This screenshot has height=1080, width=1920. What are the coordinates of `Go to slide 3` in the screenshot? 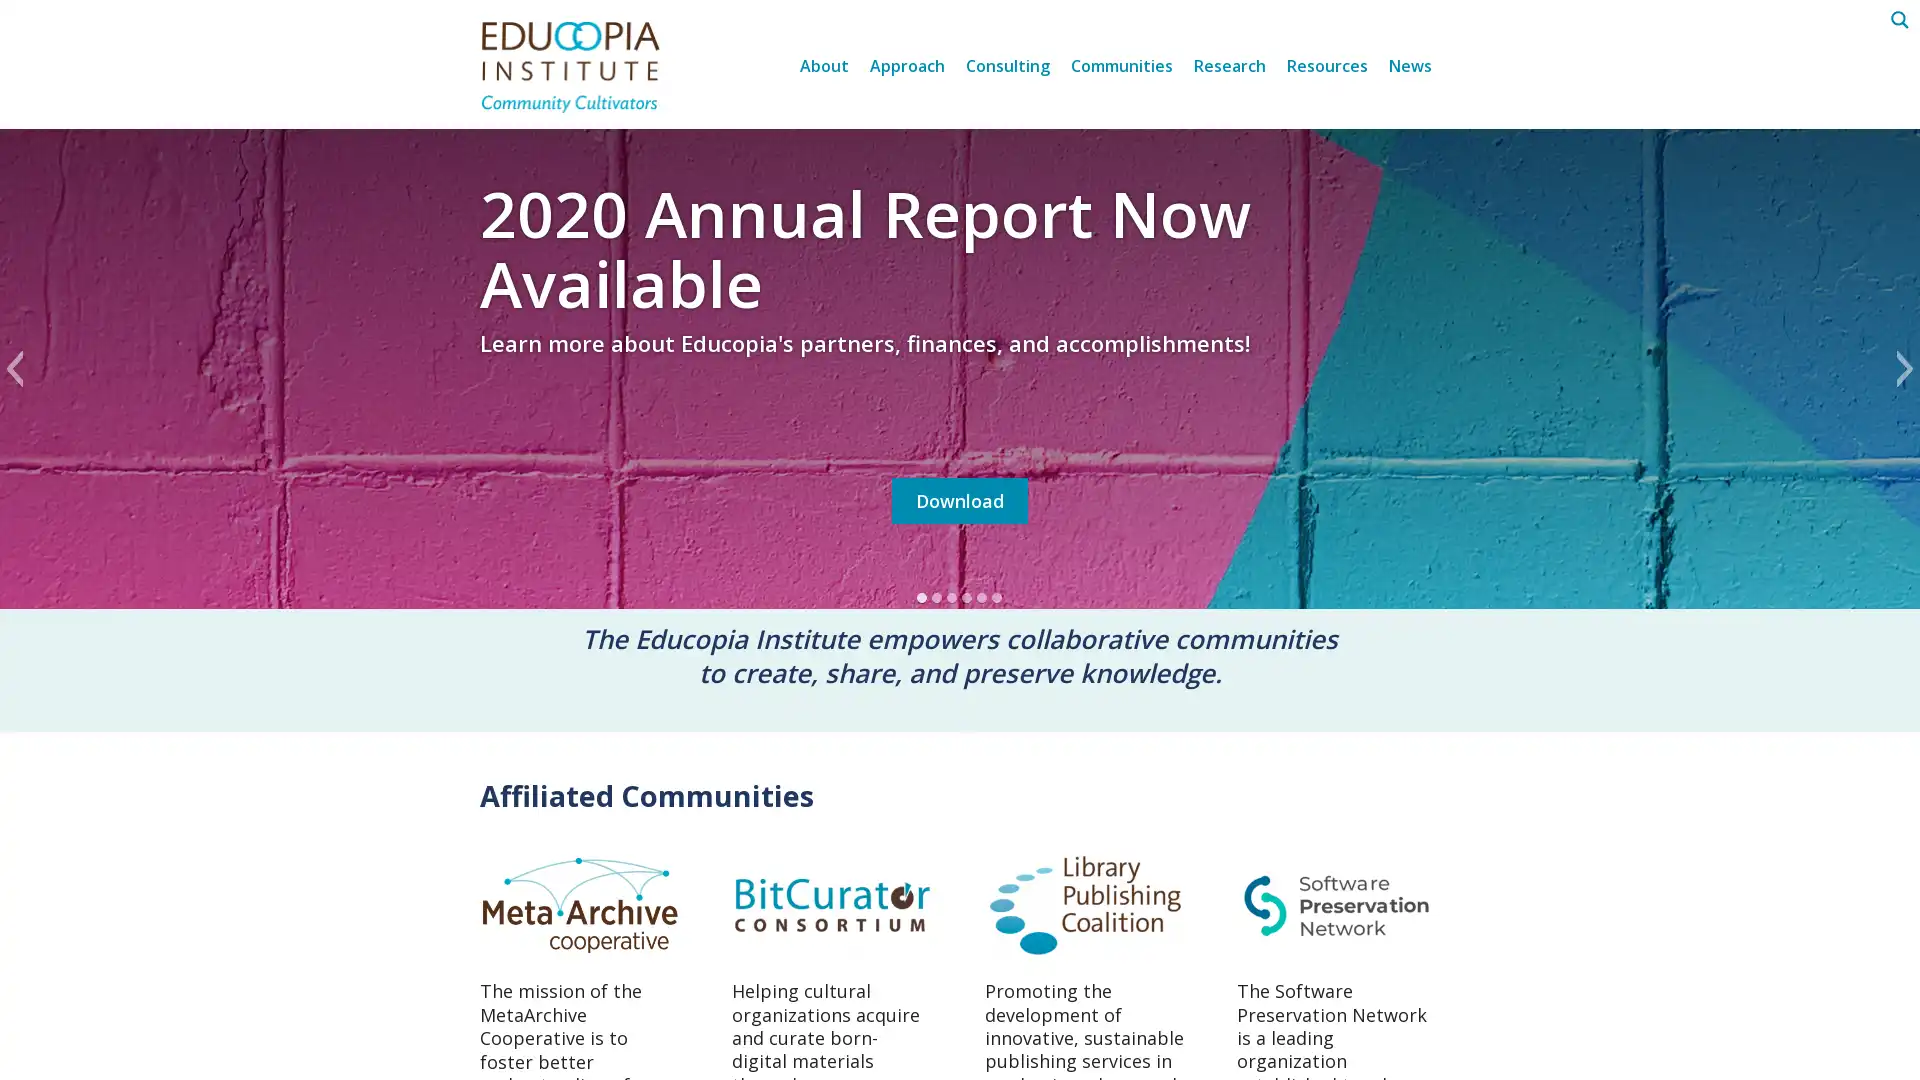 It's located at (951, 597).